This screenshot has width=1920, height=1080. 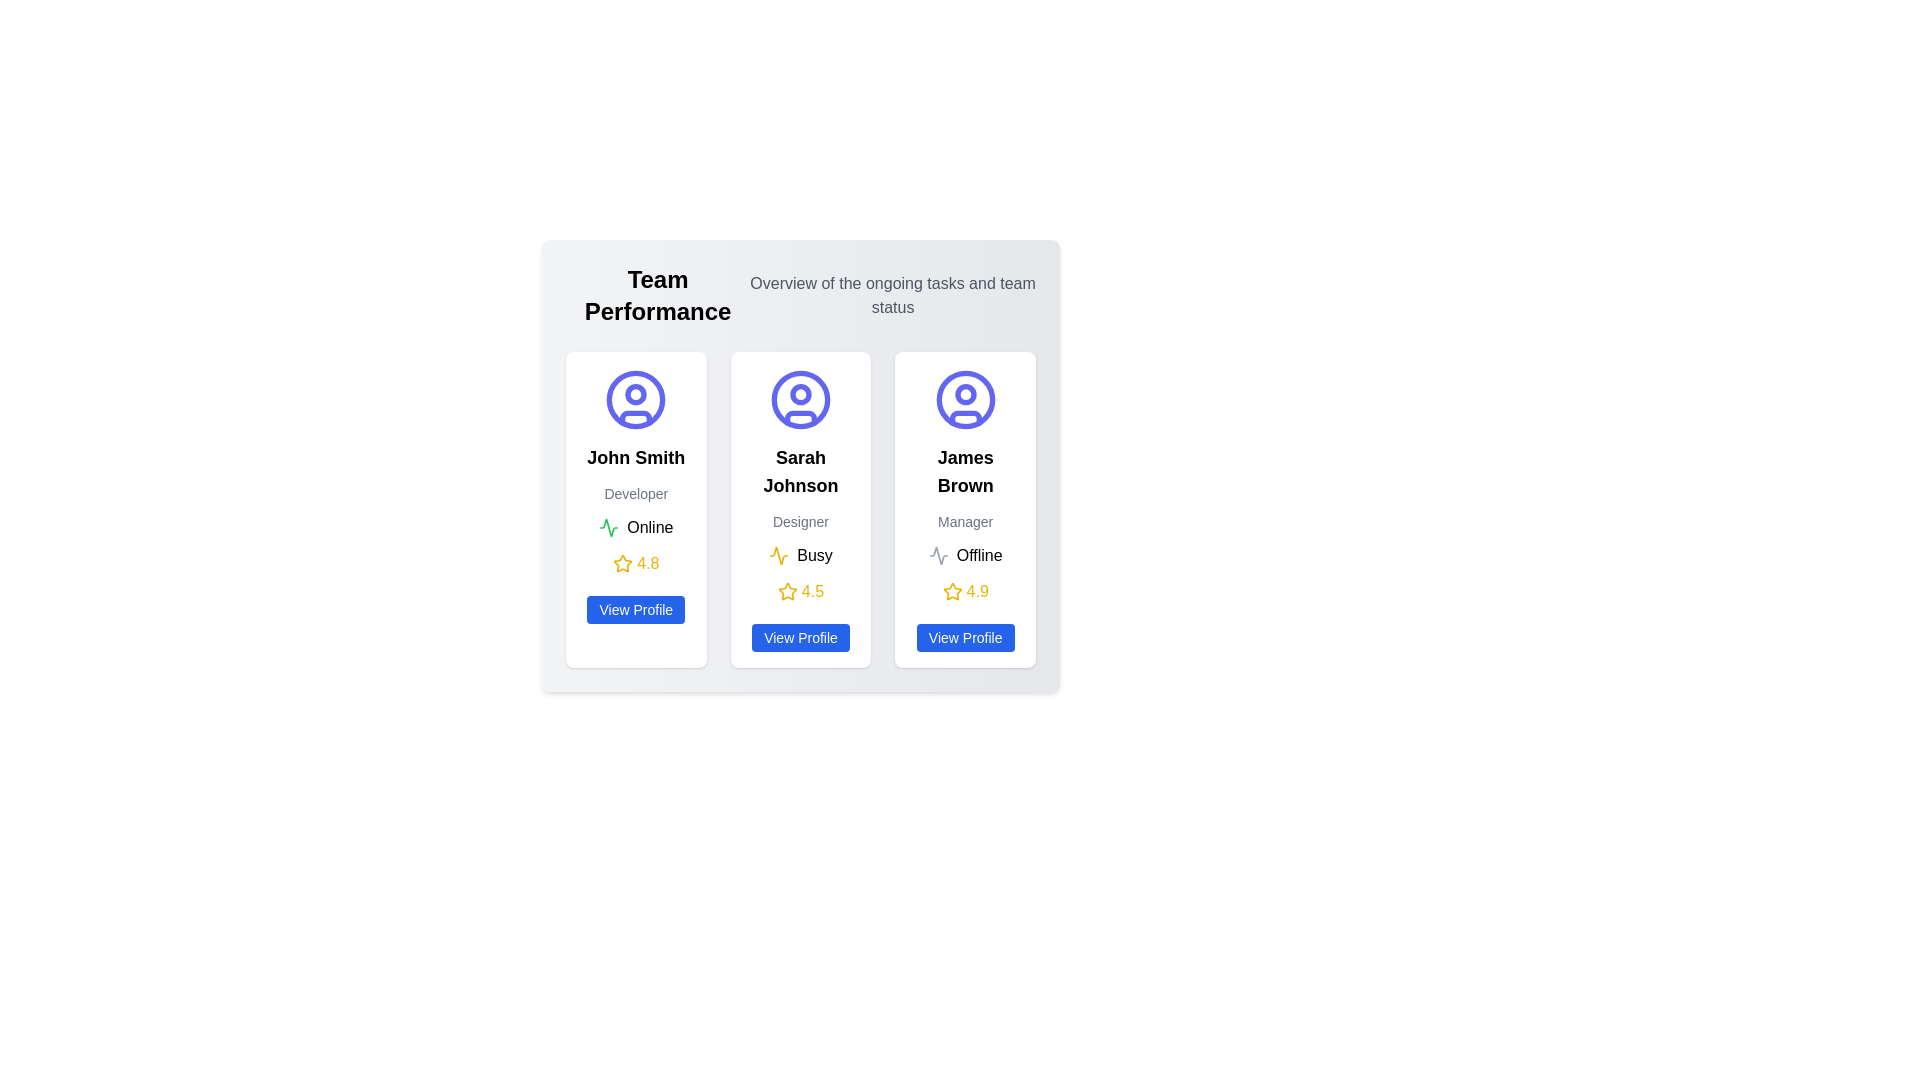 I want to click on the user profile icon representing 'Sarah Johnson' located at the top of the central card among three horizontally aligned user profile cards, so click(x=801, y=400).